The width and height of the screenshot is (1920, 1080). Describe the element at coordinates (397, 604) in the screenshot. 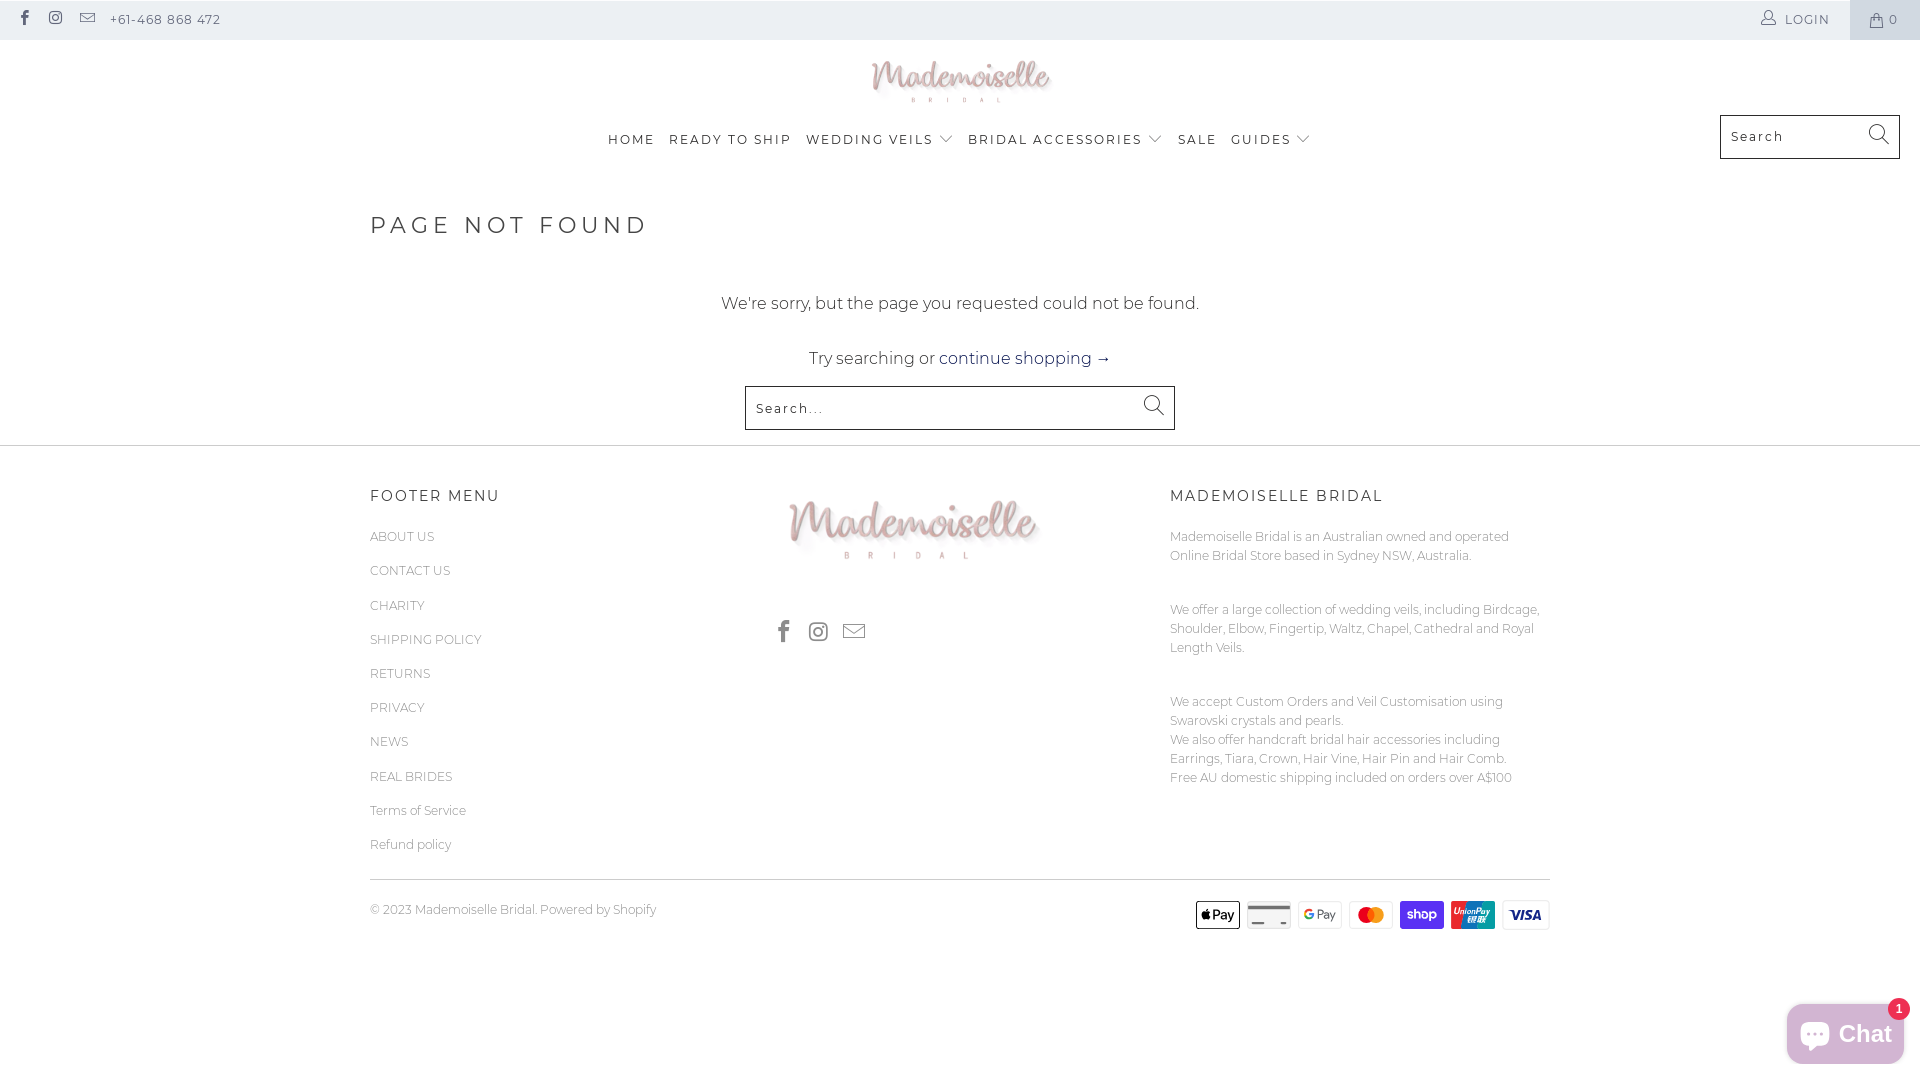

I see `'CHARITY'` at that location.